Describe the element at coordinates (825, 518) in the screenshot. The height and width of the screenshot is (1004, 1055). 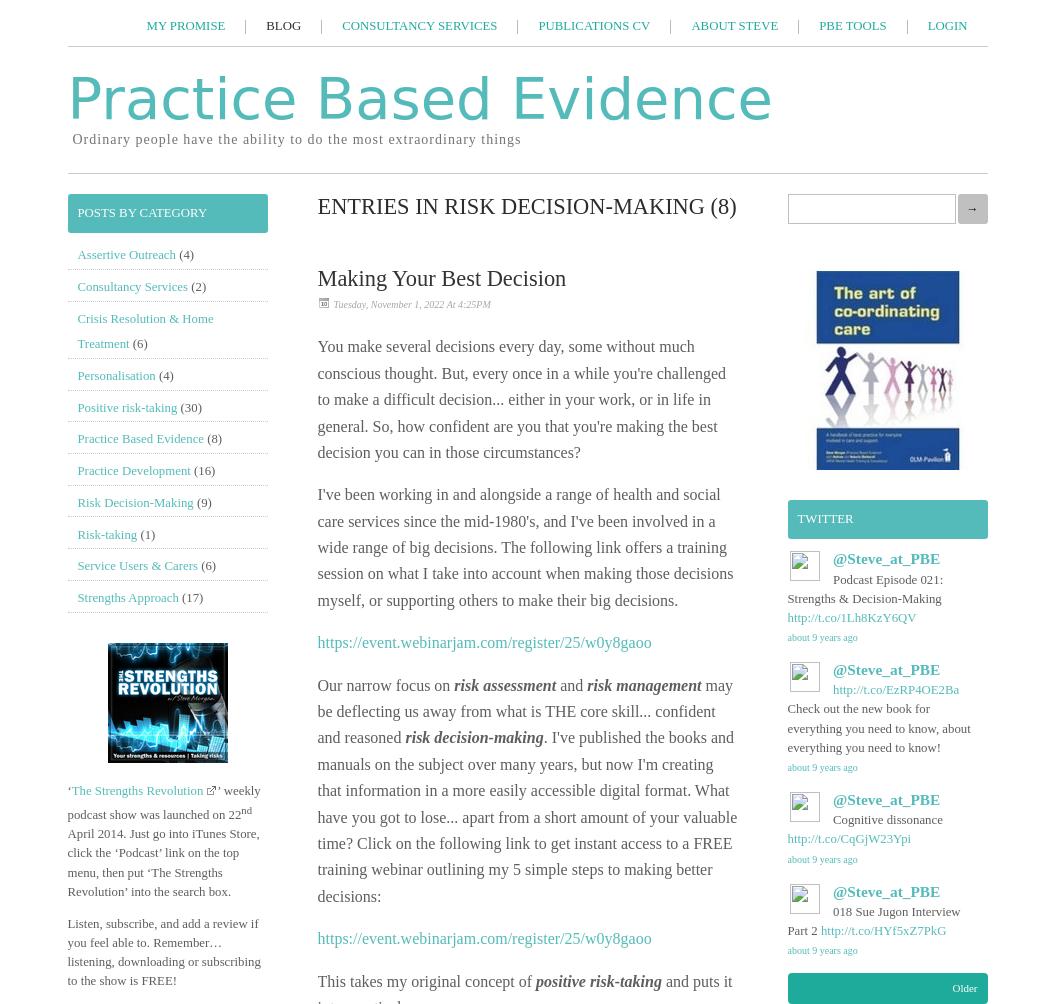
I see `'Twitter'` at that location.